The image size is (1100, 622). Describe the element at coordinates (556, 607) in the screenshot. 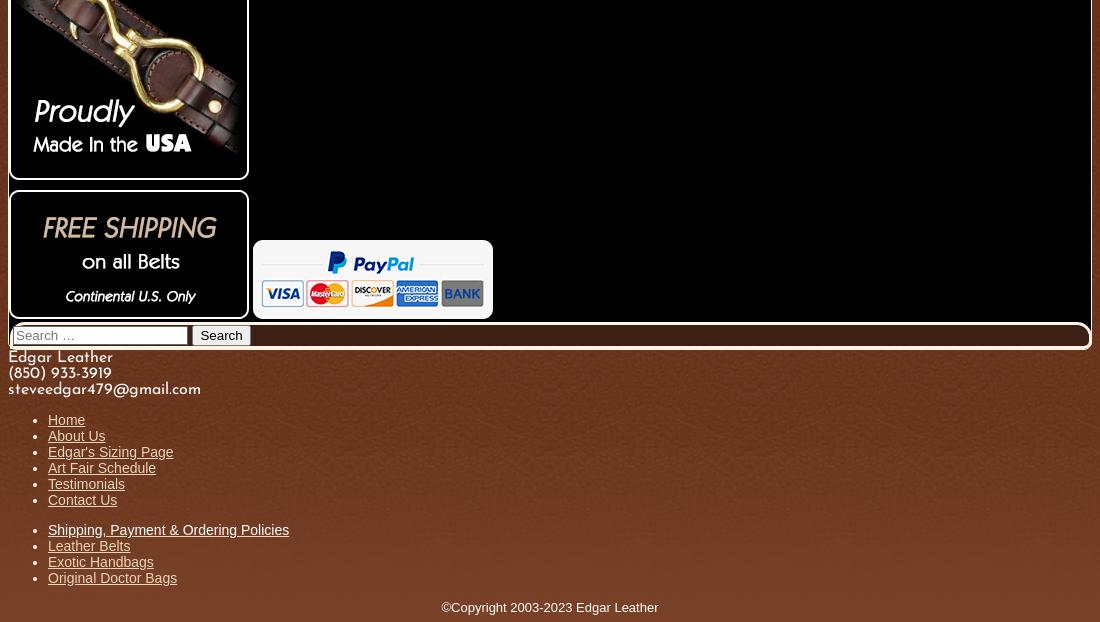

I see `'2023'` at that location.